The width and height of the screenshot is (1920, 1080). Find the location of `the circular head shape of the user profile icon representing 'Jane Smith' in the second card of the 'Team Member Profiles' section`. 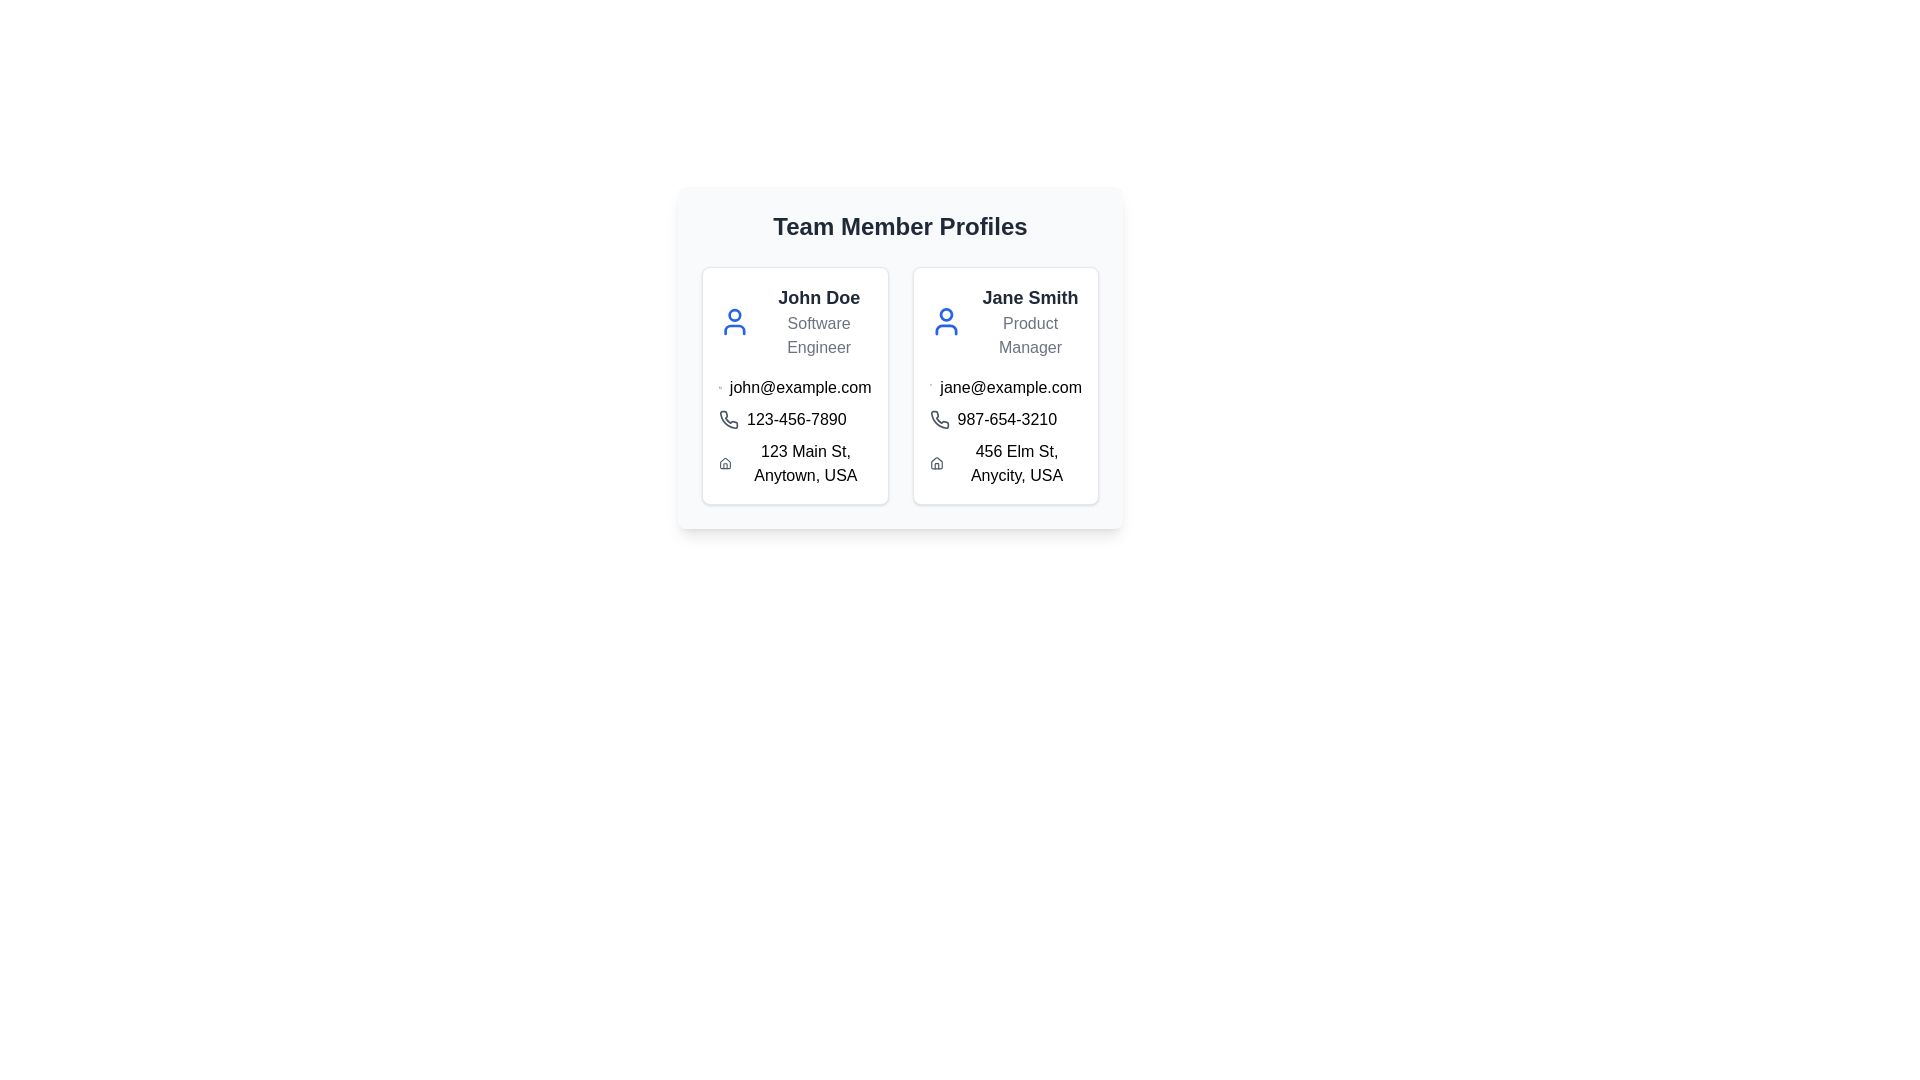

the circular head shape of the user profile icon representing 'Jane Smith' in the second card of the 'Team Member Profiles' section is located at coordinates (945, 315).